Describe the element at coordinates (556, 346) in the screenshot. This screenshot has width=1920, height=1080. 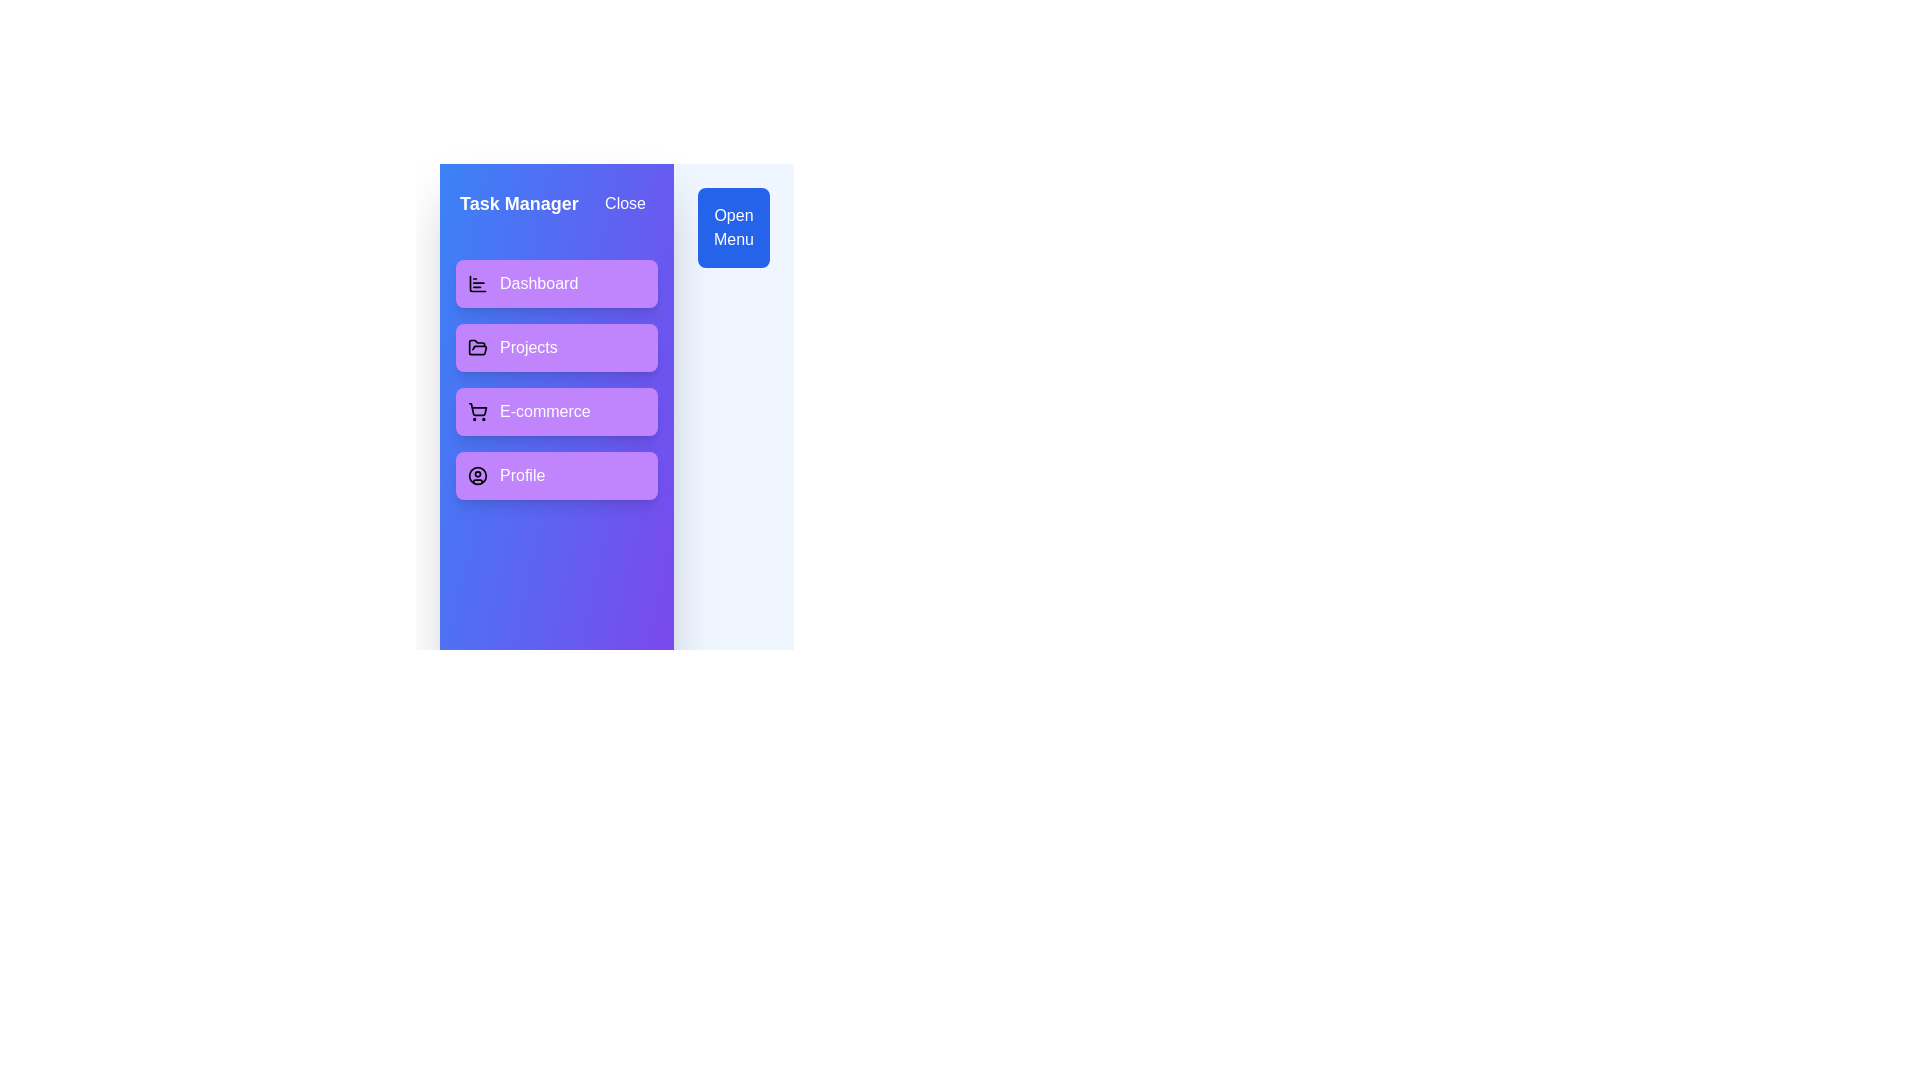
I see `the Projects task item` at that location.